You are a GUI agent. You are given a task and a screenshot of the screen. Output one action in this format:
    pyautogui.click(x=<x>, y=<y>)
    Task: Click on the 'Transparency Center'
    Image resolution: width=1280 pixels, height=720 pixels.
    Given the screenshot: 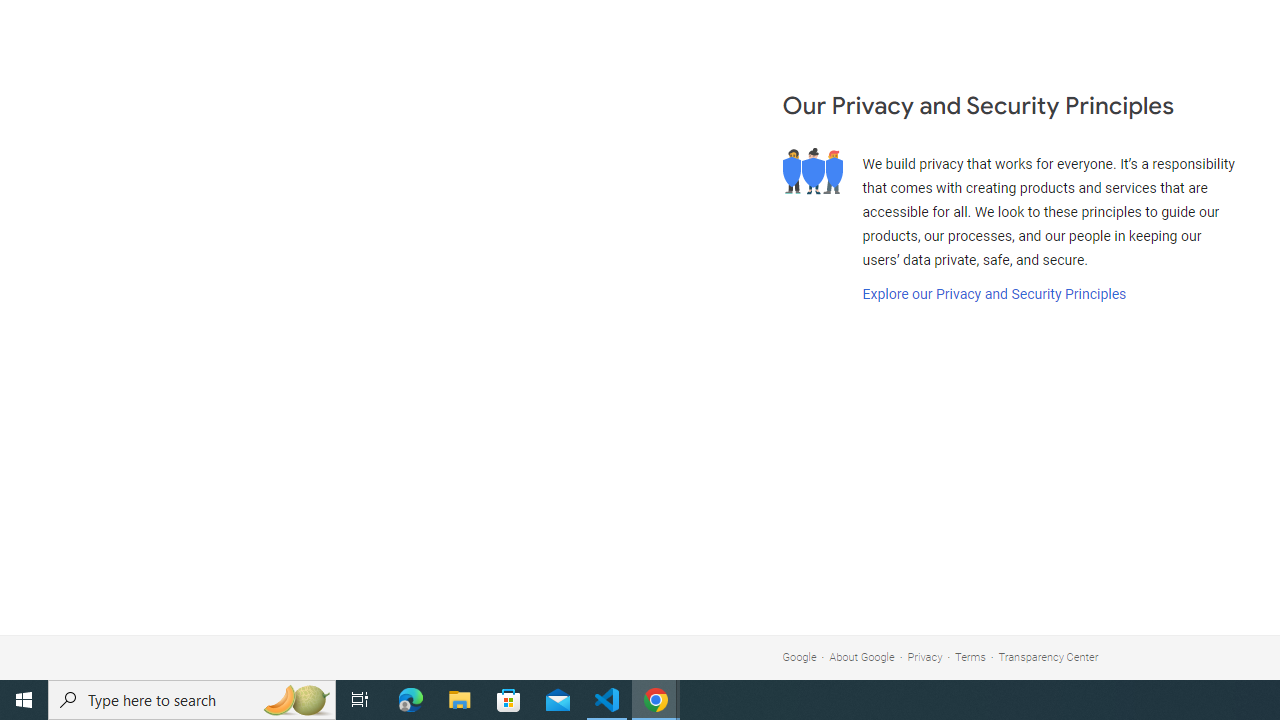 What is the action you would take?
    pyautogui.click(x=1047, y=657)
    